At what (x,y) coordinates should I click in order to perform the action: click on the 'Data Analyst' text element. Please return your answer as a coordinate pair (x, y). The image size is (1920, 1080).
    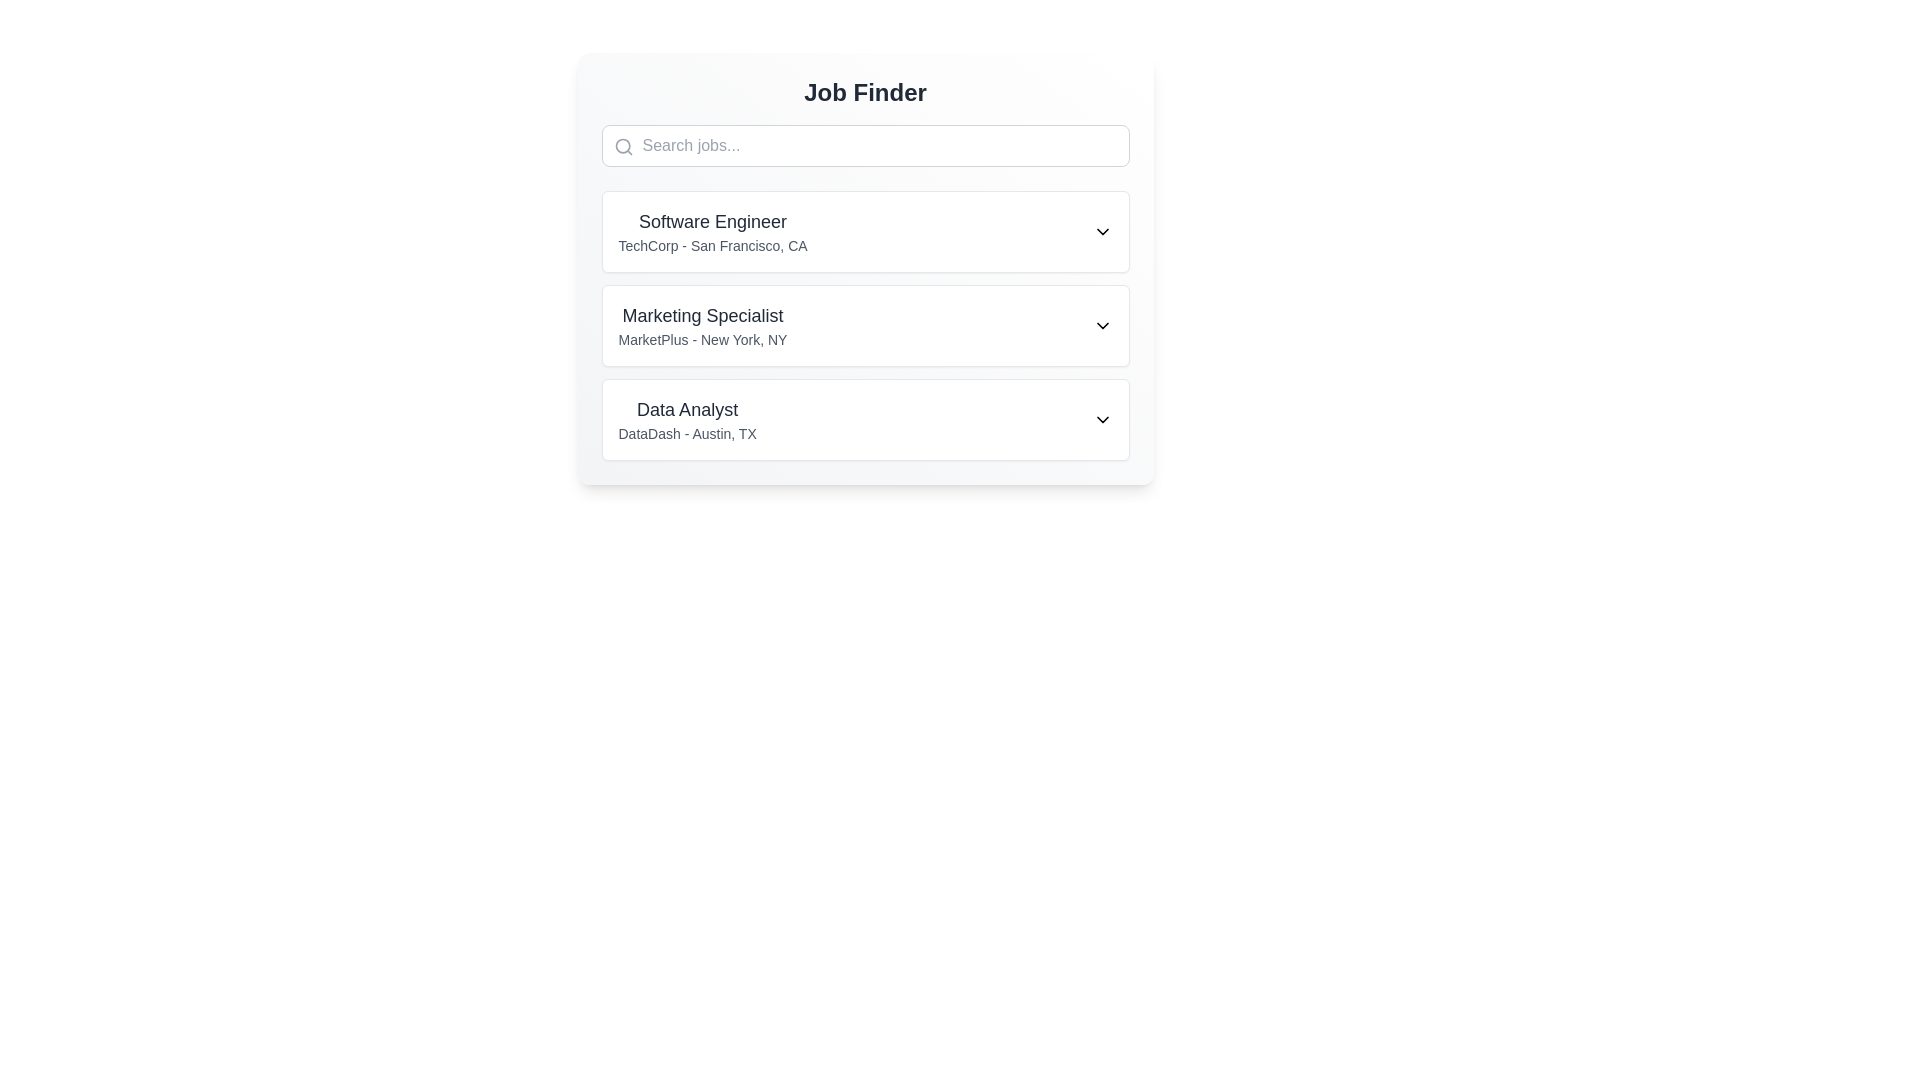
    Looking at the image, I should click on (687, 408).